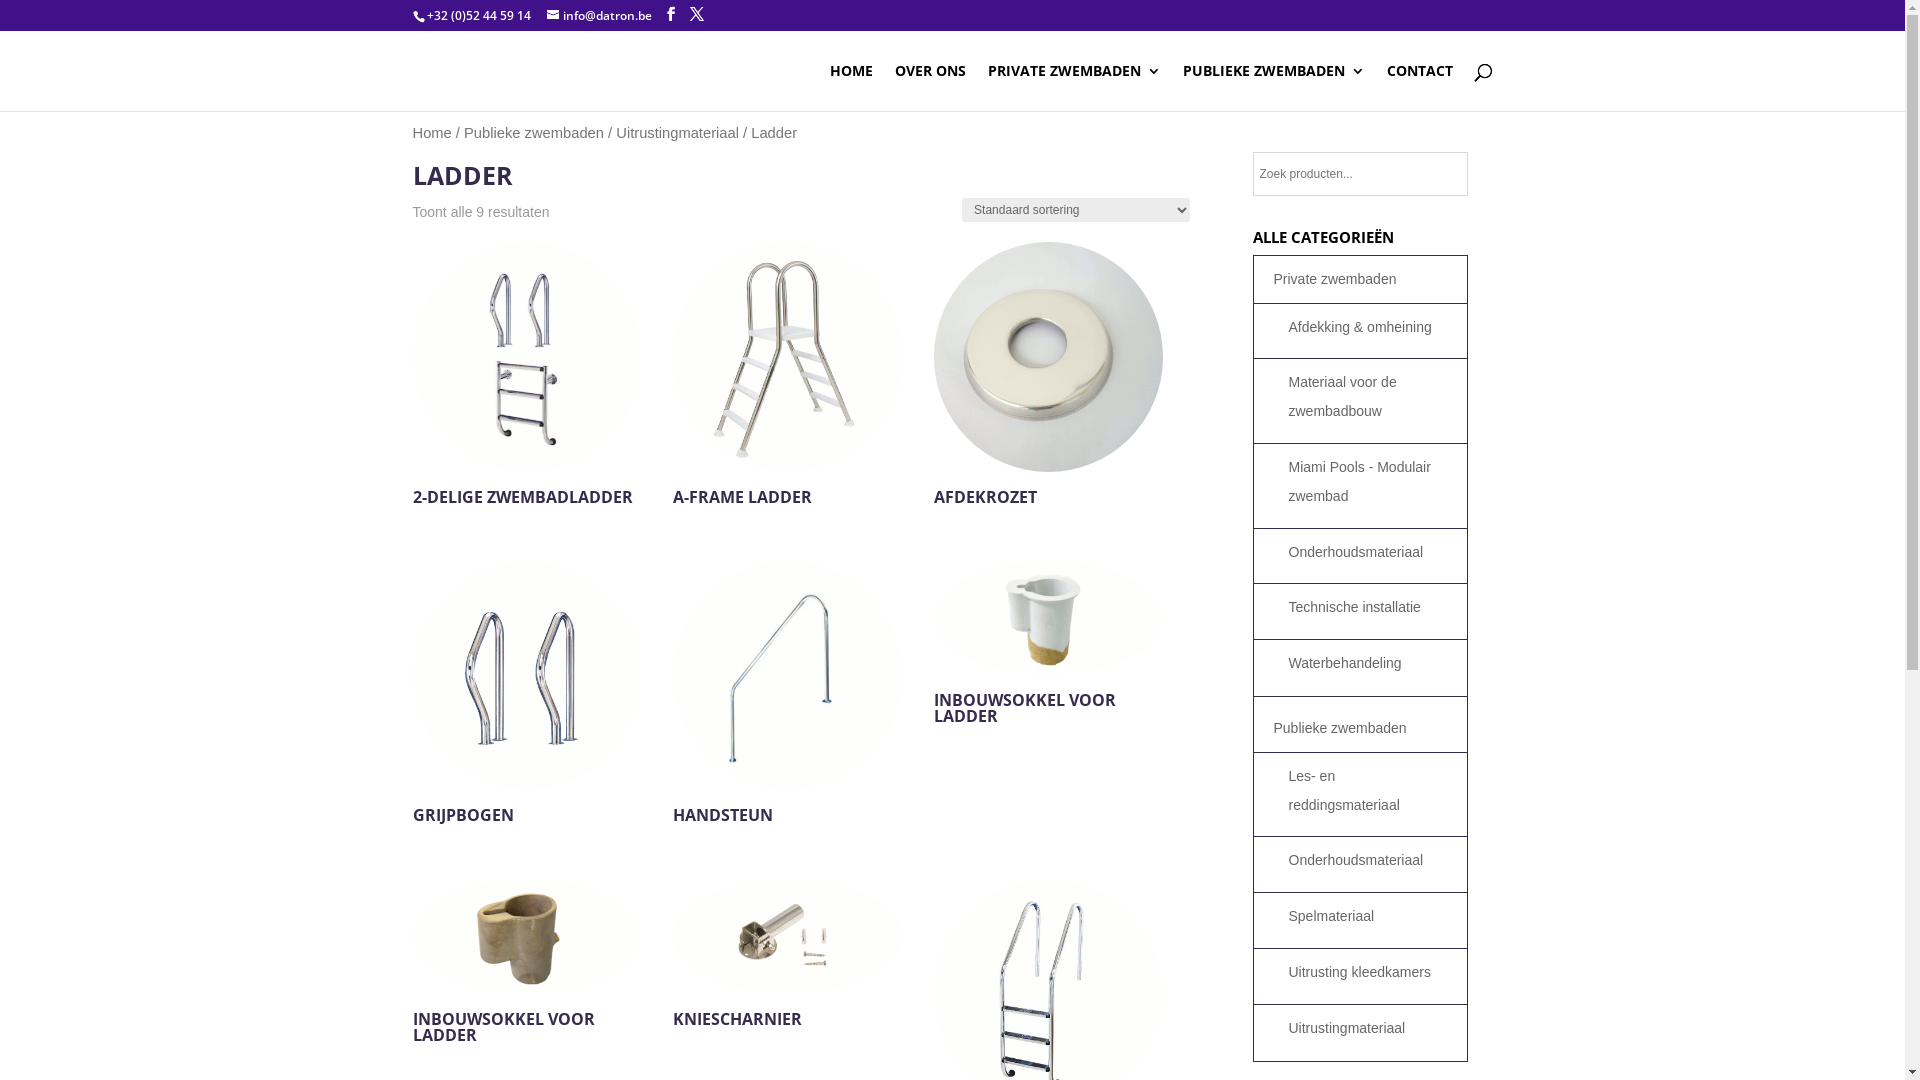 This screenshot has width=1920, height=1080. What do you see at coordinates (1418, 86) in the screenshot?
I see `'CONTACT'` at bounding box center [1418, 86].